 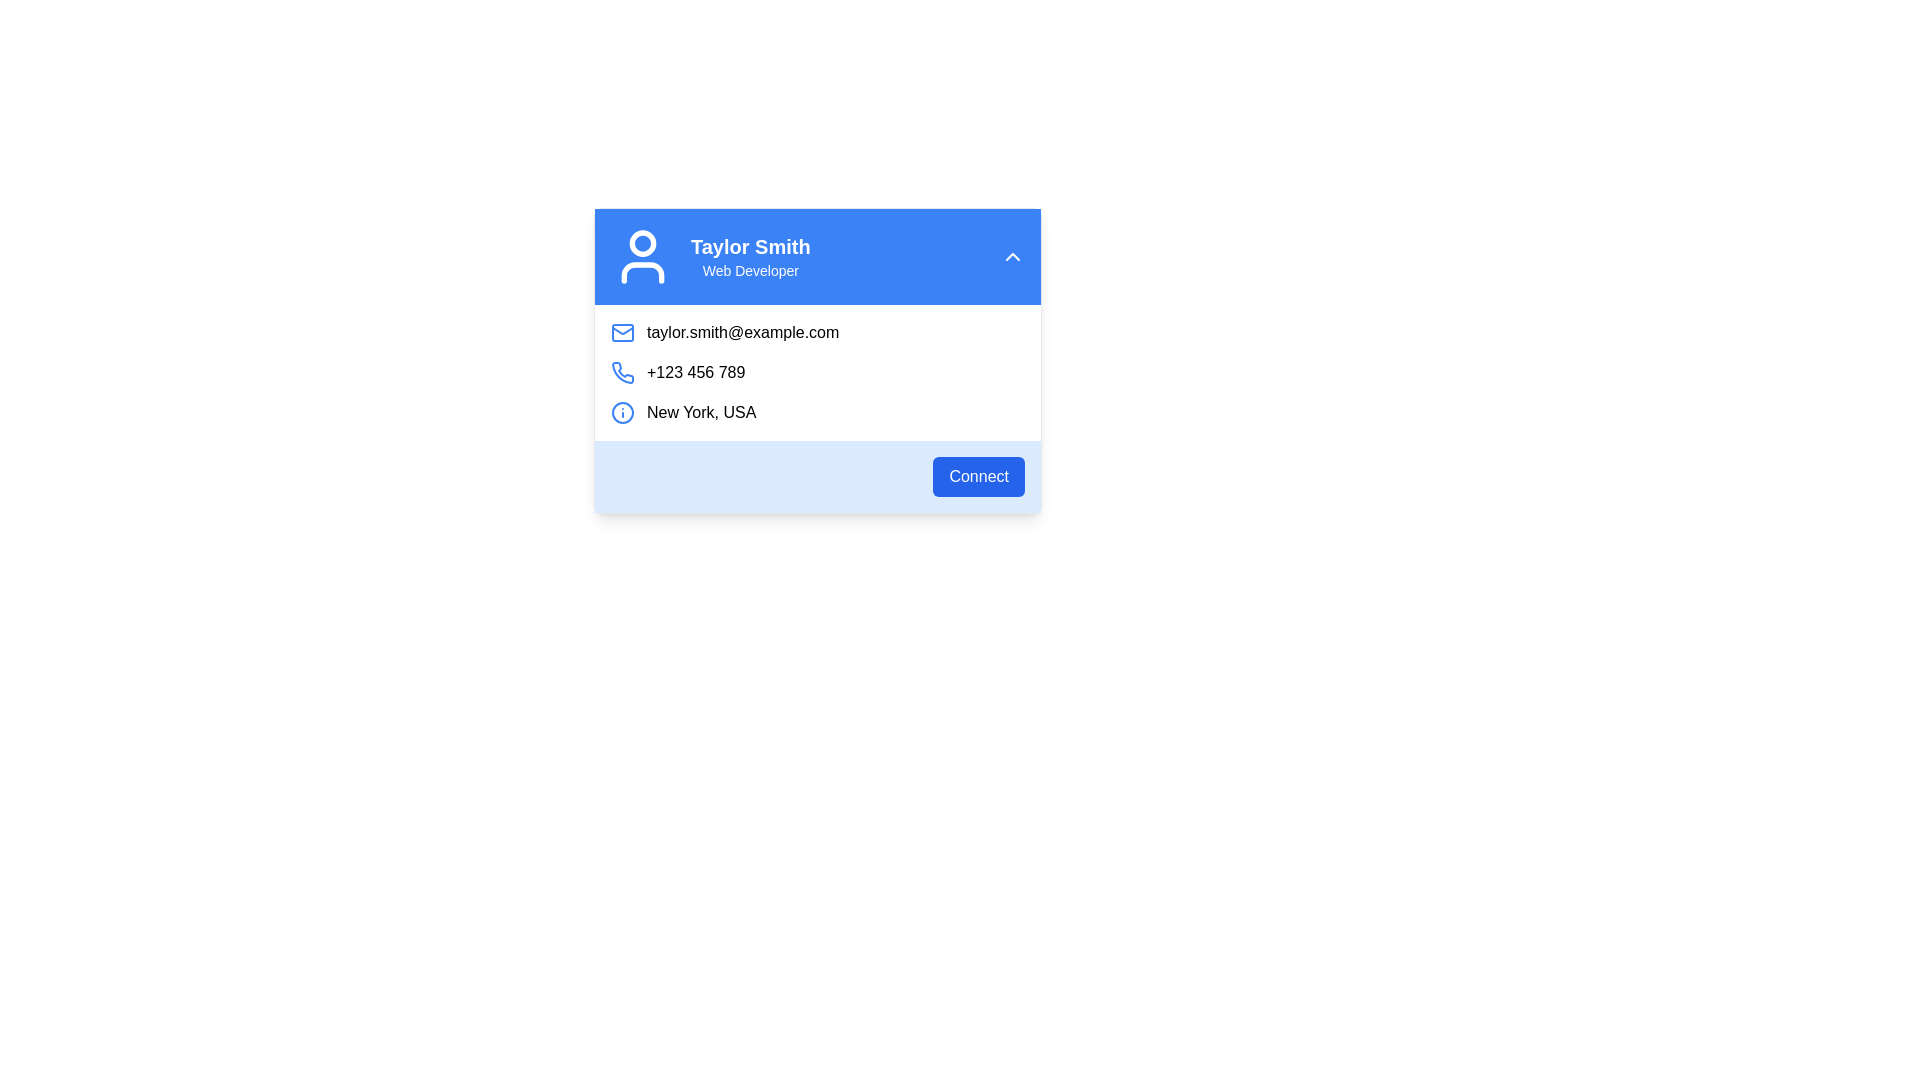 I want to click on the blue phone icon located to the left of the phone number text '+123 456 789', so click(x=622, y=373).